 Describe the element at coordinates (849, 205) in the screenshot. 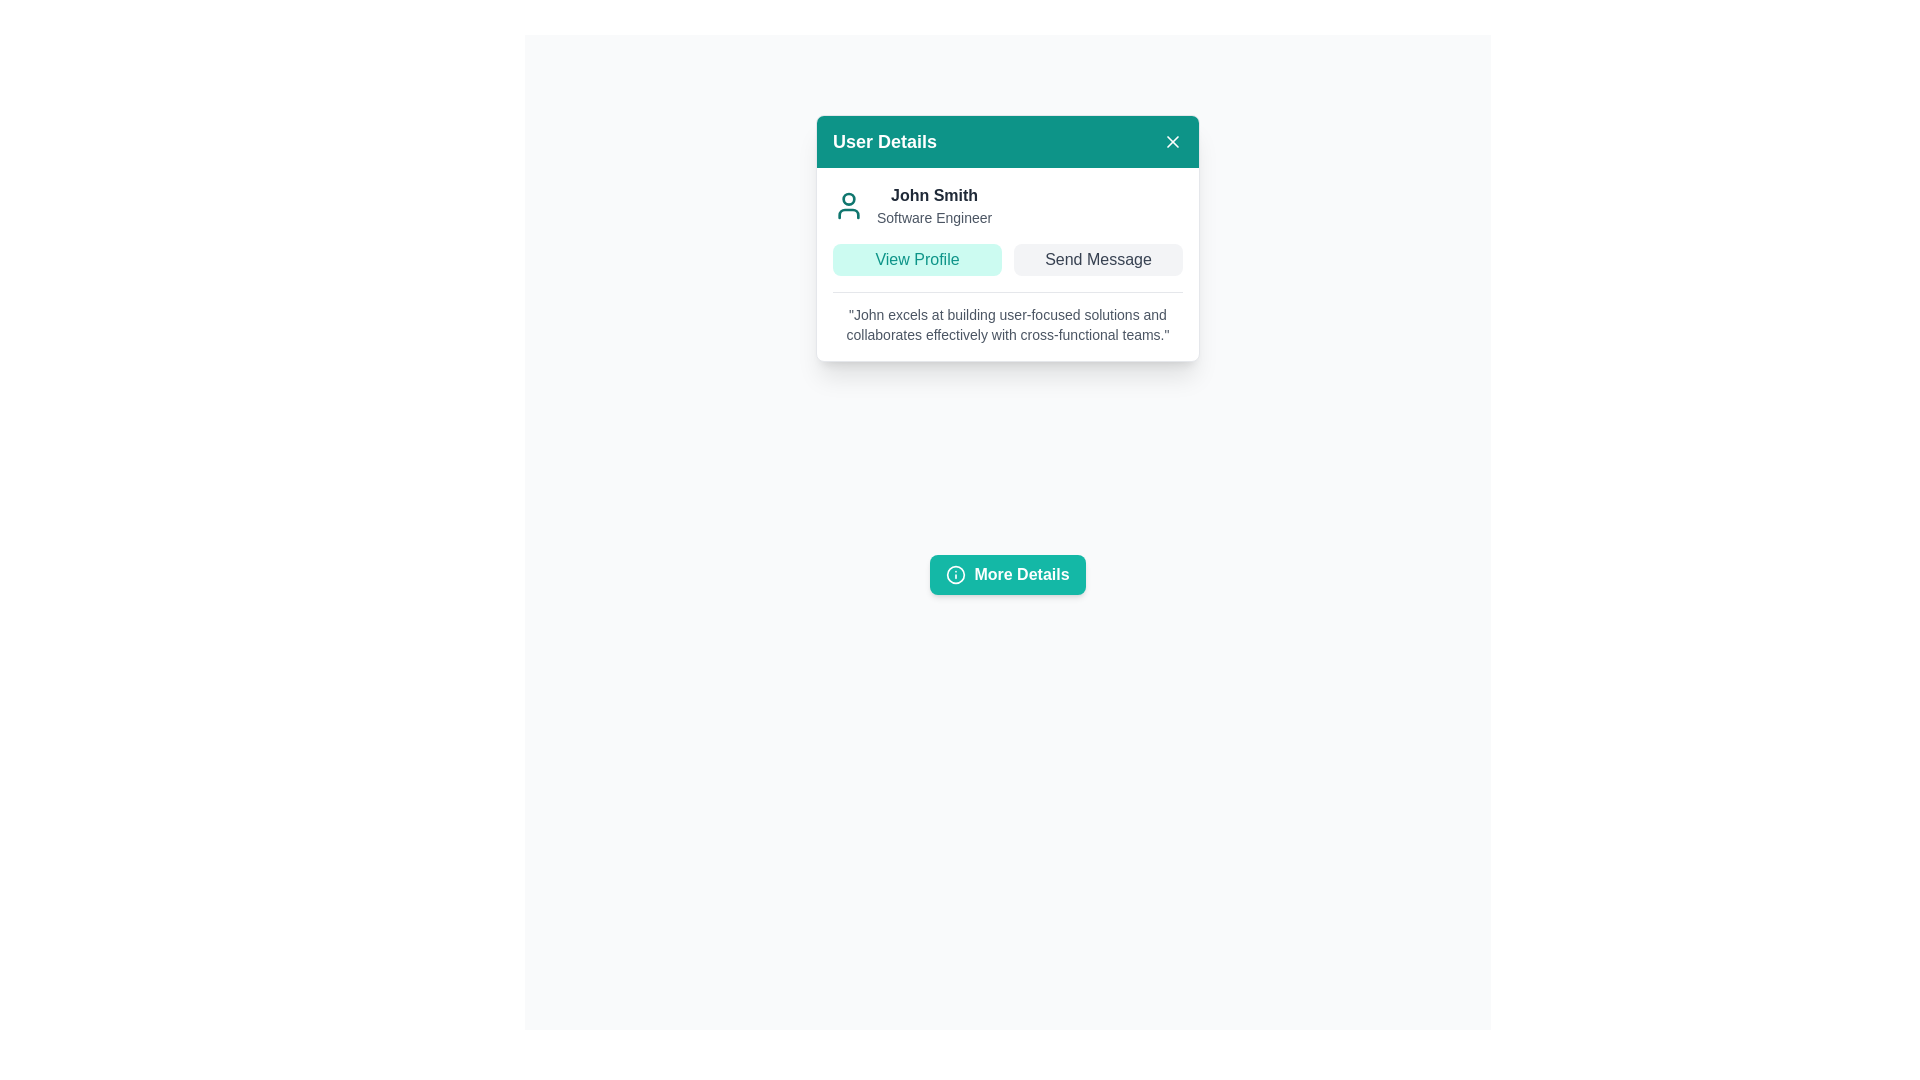

I see `the teal user icon located to the left of the user details section, before the name 'John Smith' and job title 'Software Engineer'` at that location.